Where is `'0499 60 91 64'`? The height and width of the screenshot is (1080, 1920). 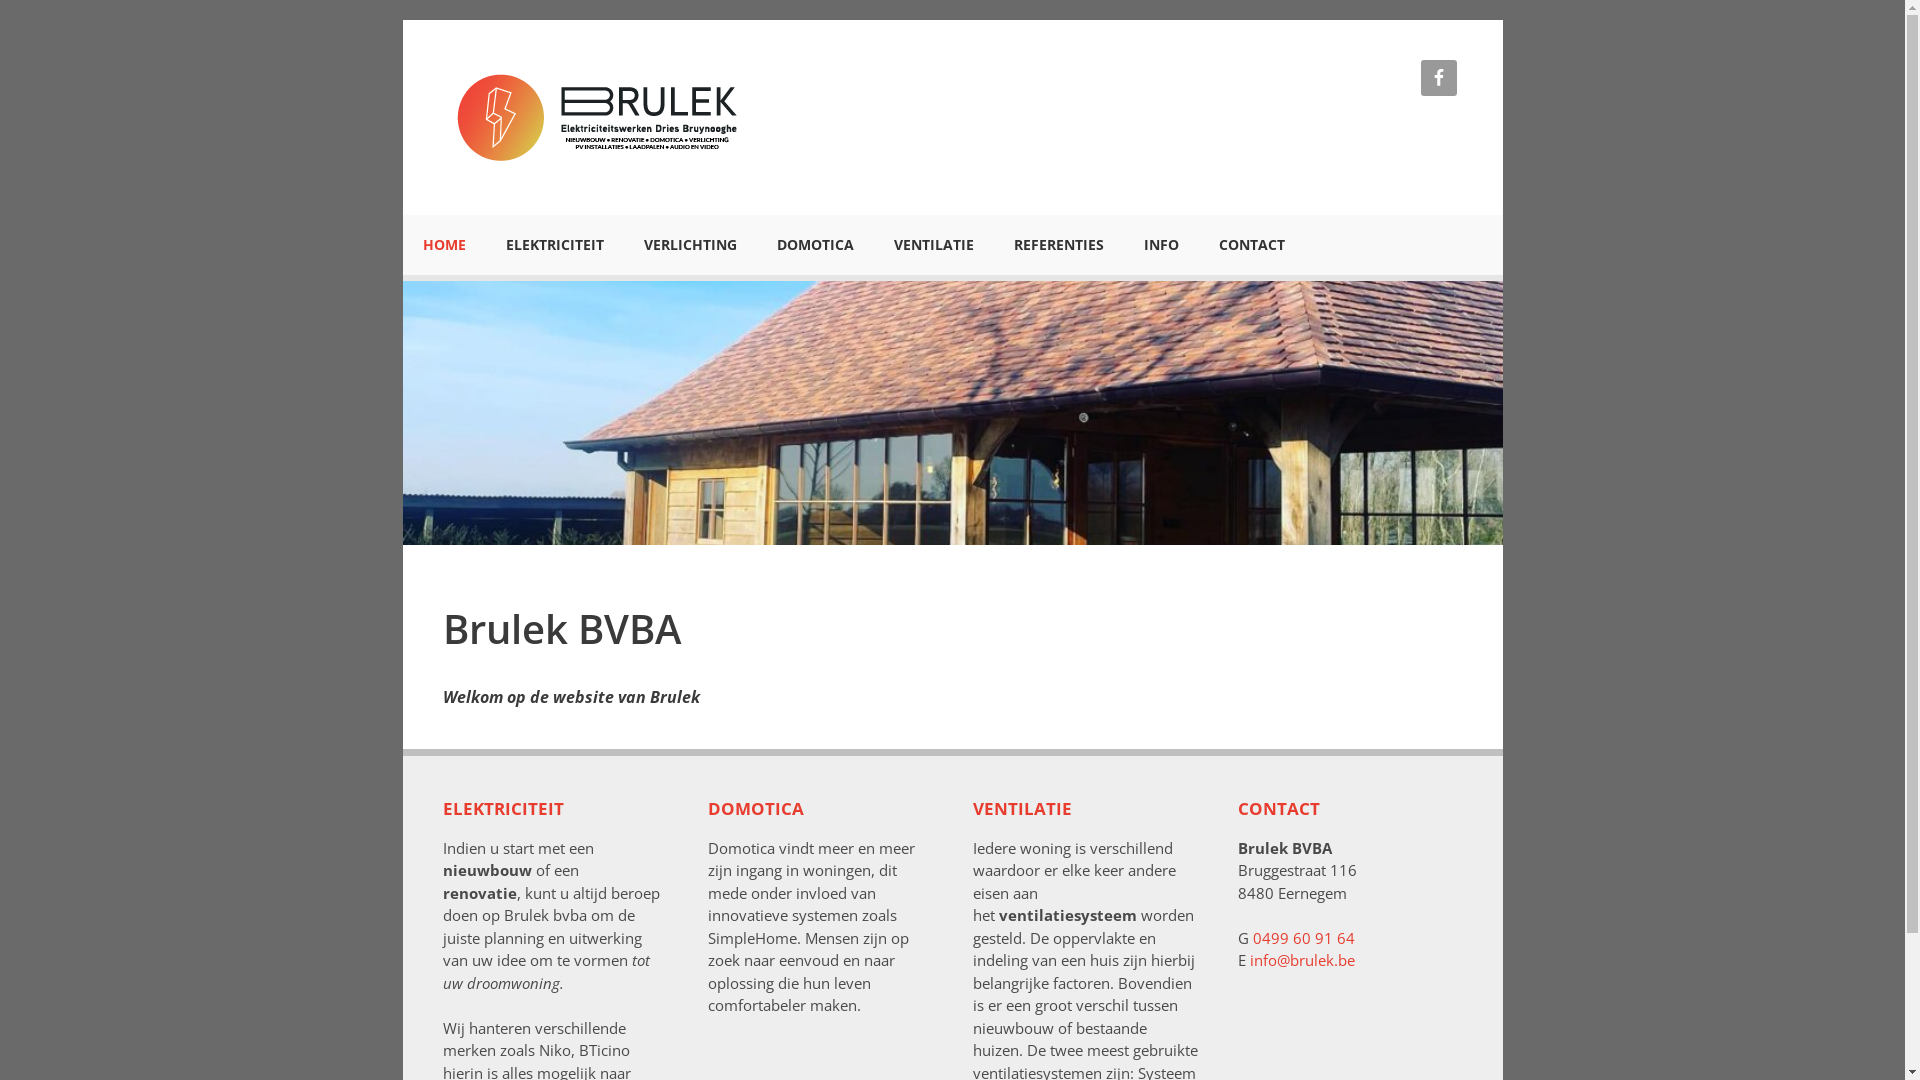
'0499 60 91 64' is located at coordinates (1302, 937).